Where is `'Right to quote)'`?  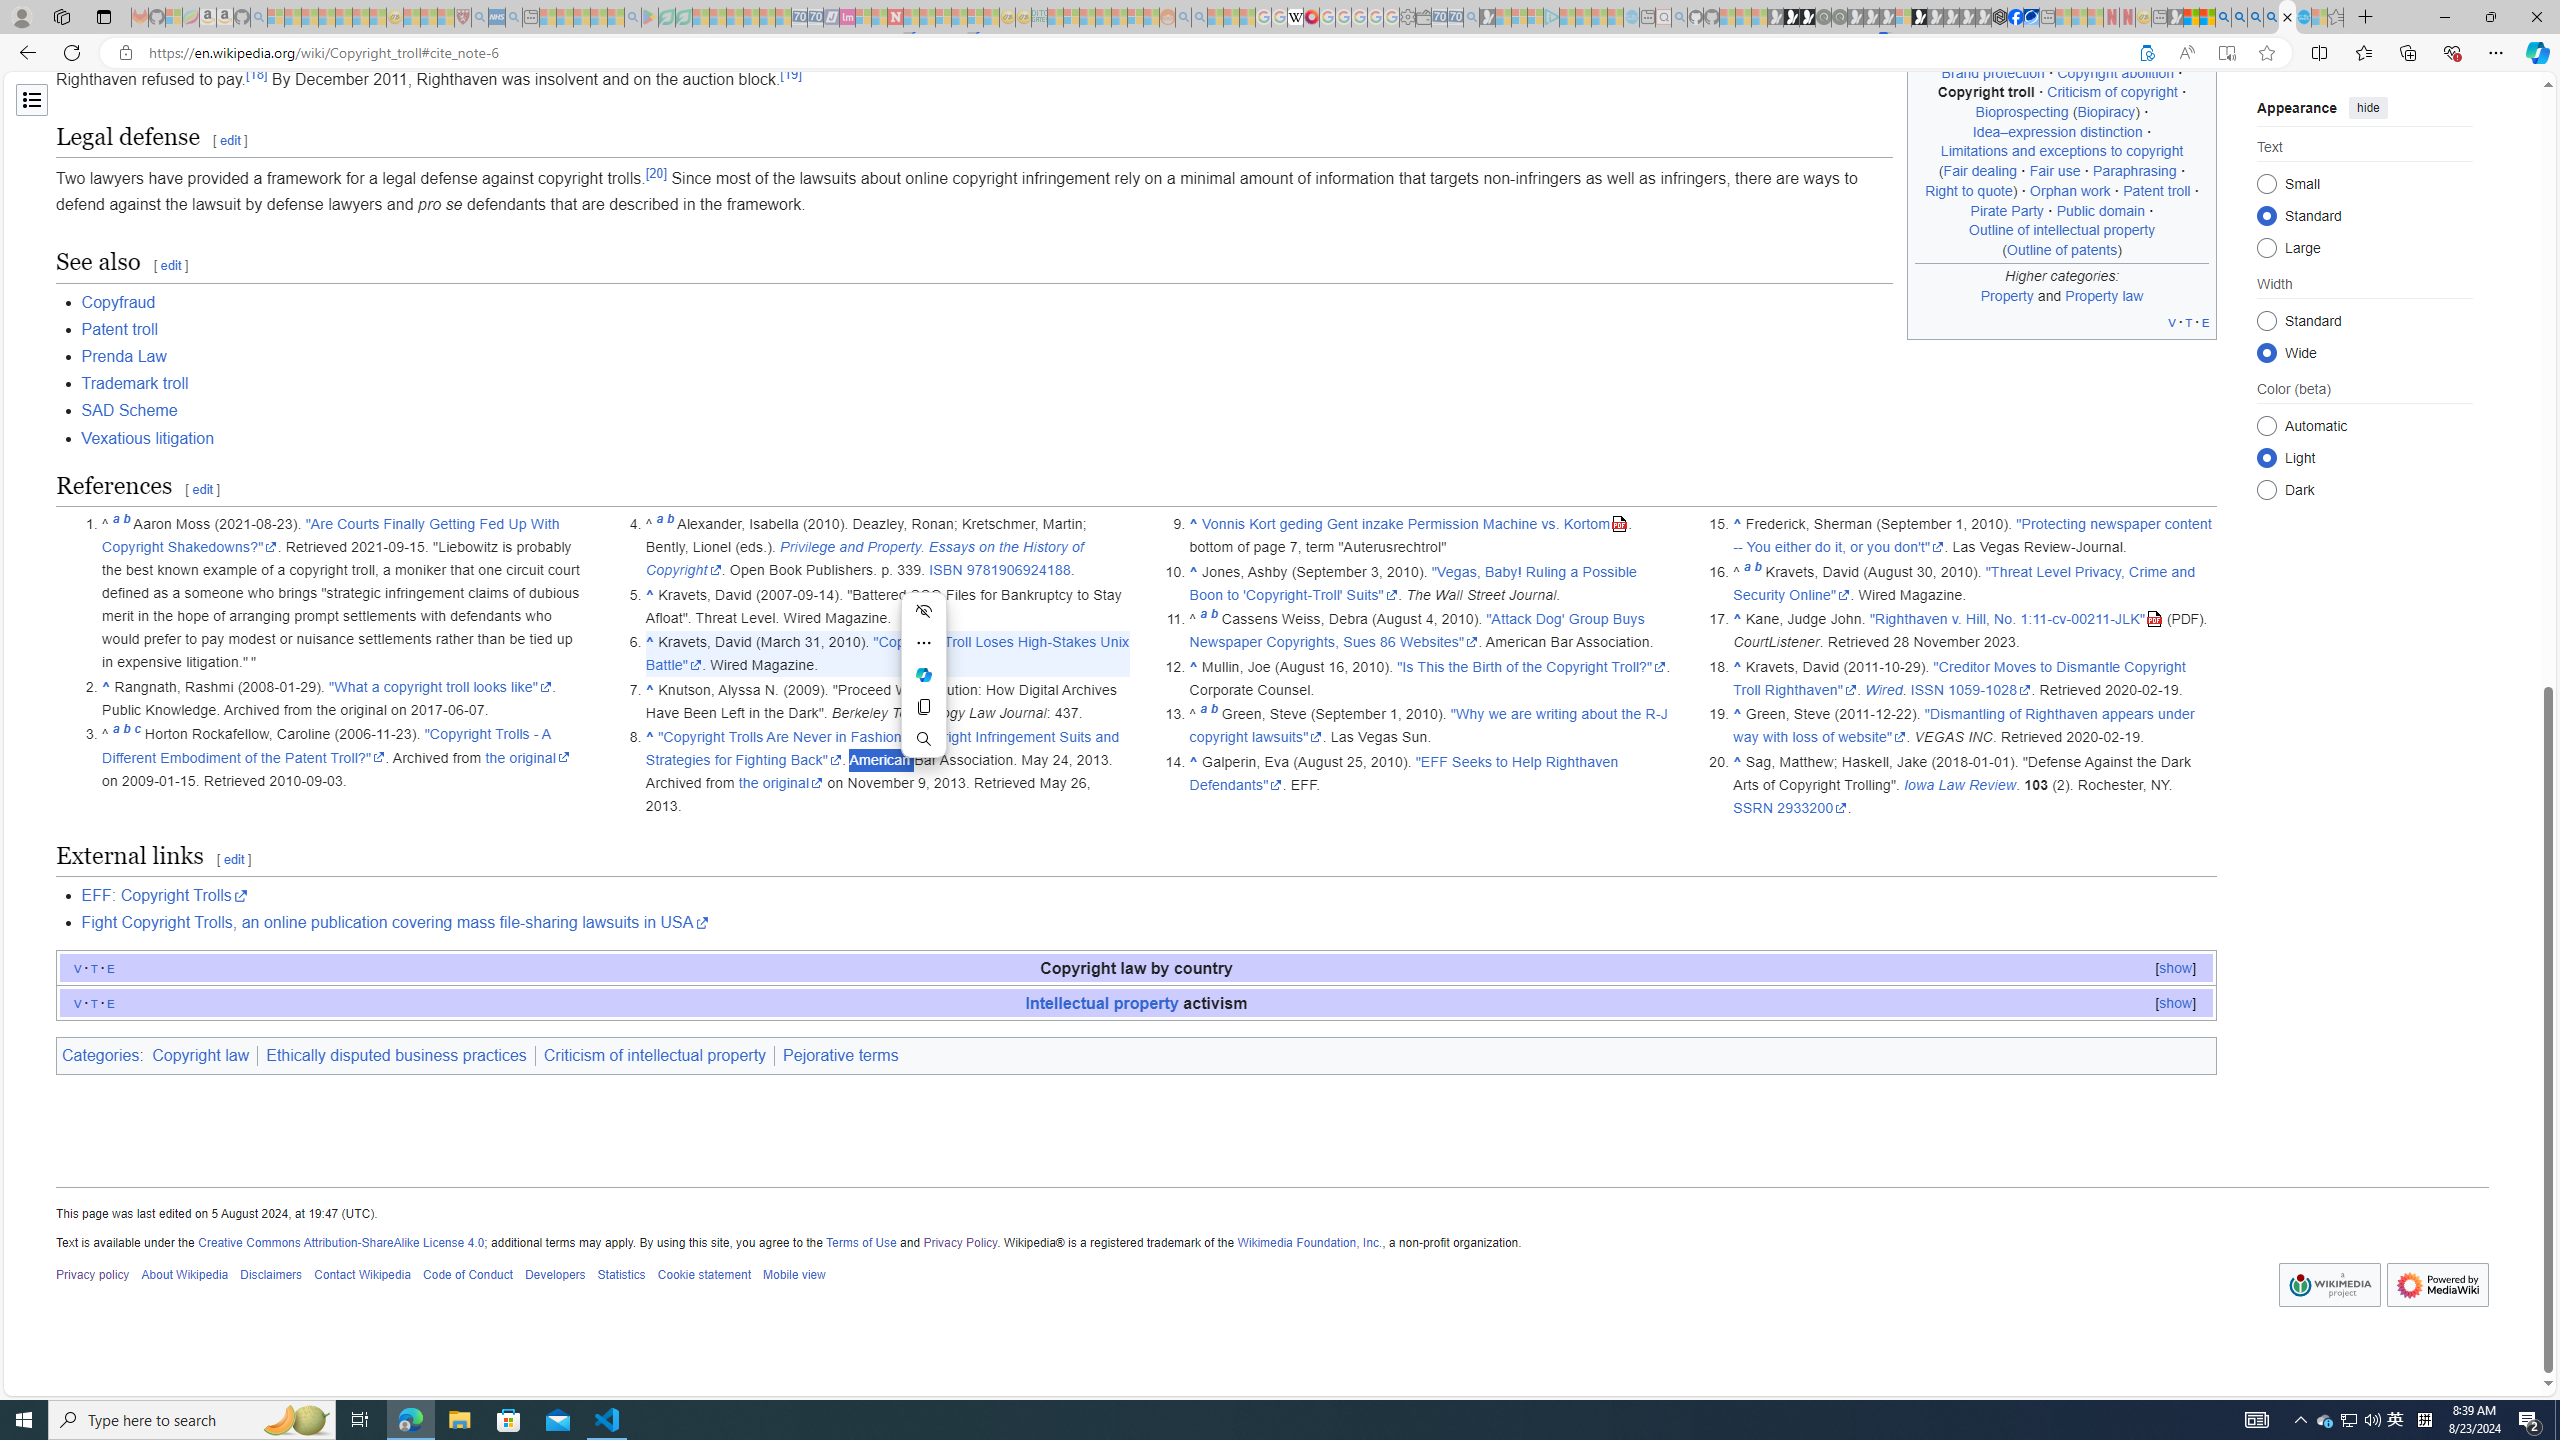
'Right to quote)' is located at coordinates (1970, 189).